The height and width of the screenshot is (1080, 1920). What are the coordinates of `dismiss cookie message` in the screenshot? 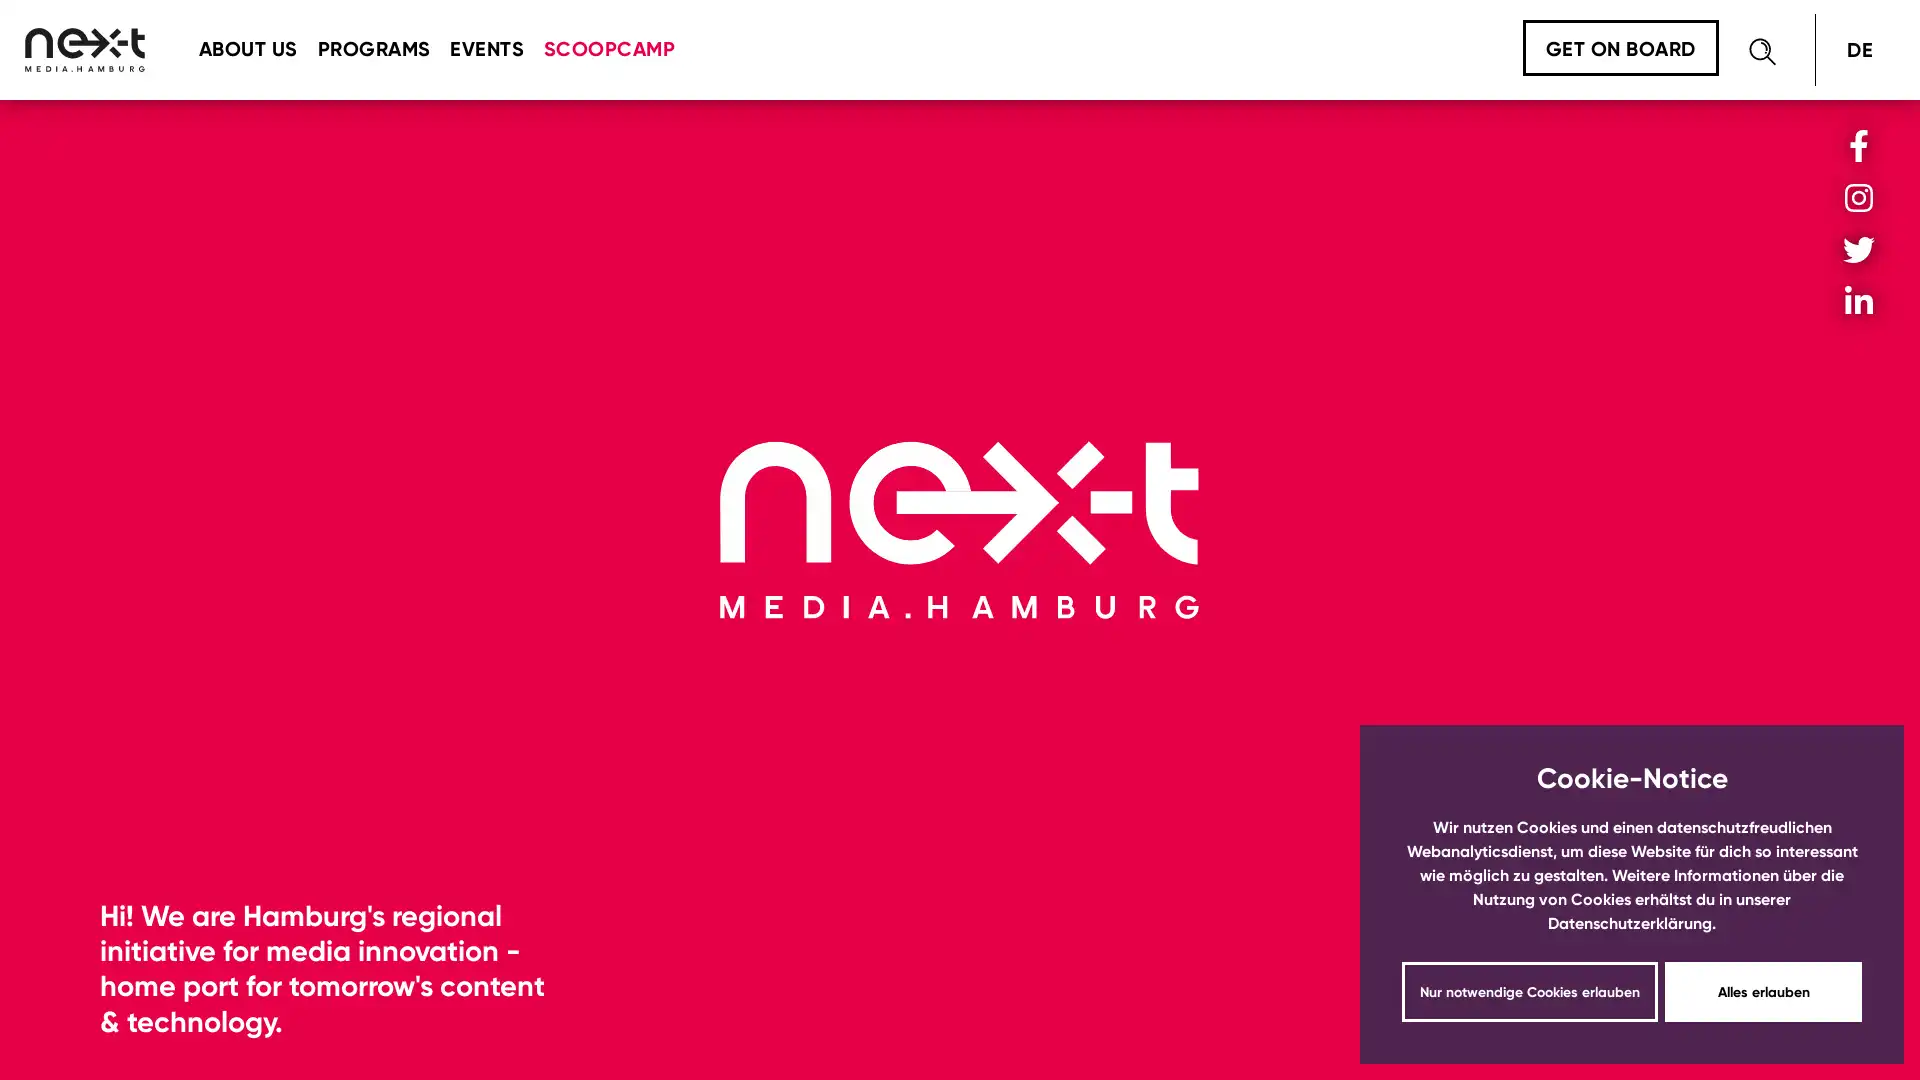 It's located at (1529, 991).